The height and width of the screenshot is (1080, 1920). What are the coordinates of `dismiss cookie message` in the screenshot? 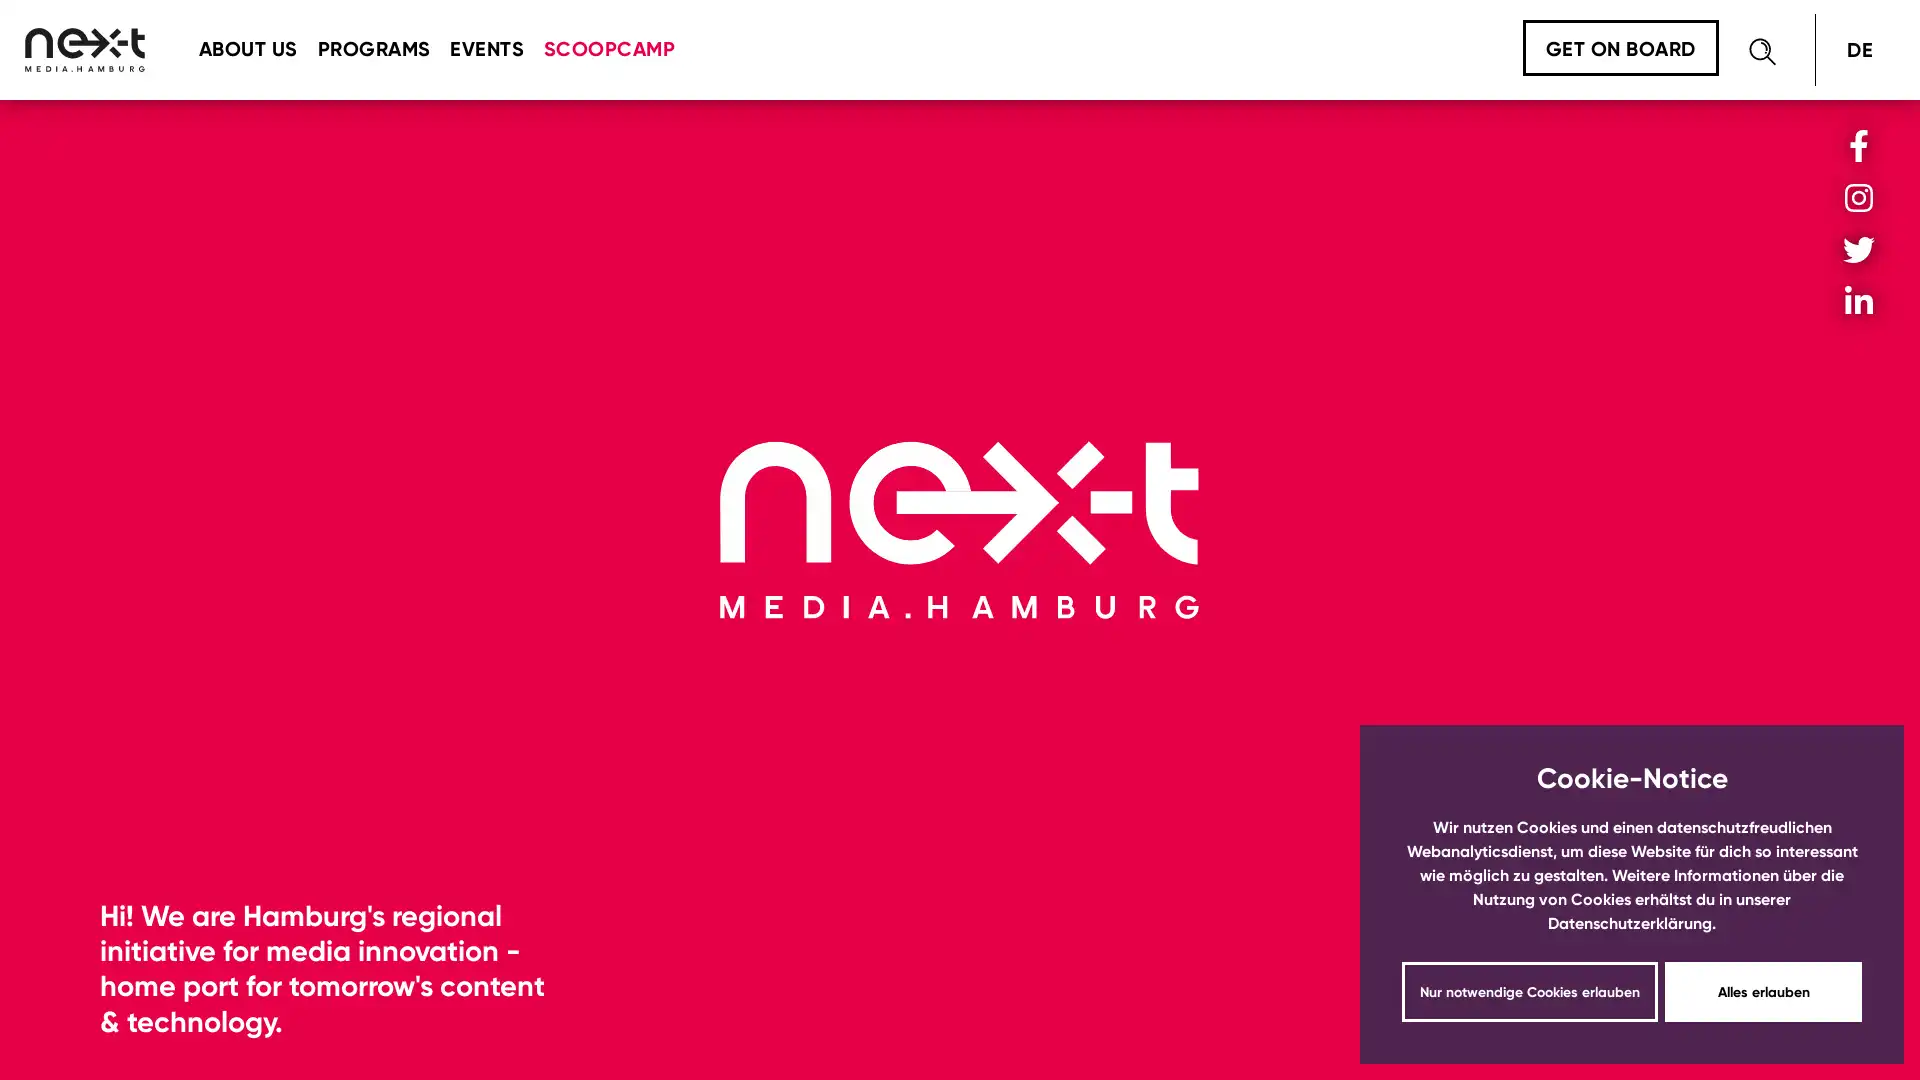 It's located at (1529, 991).